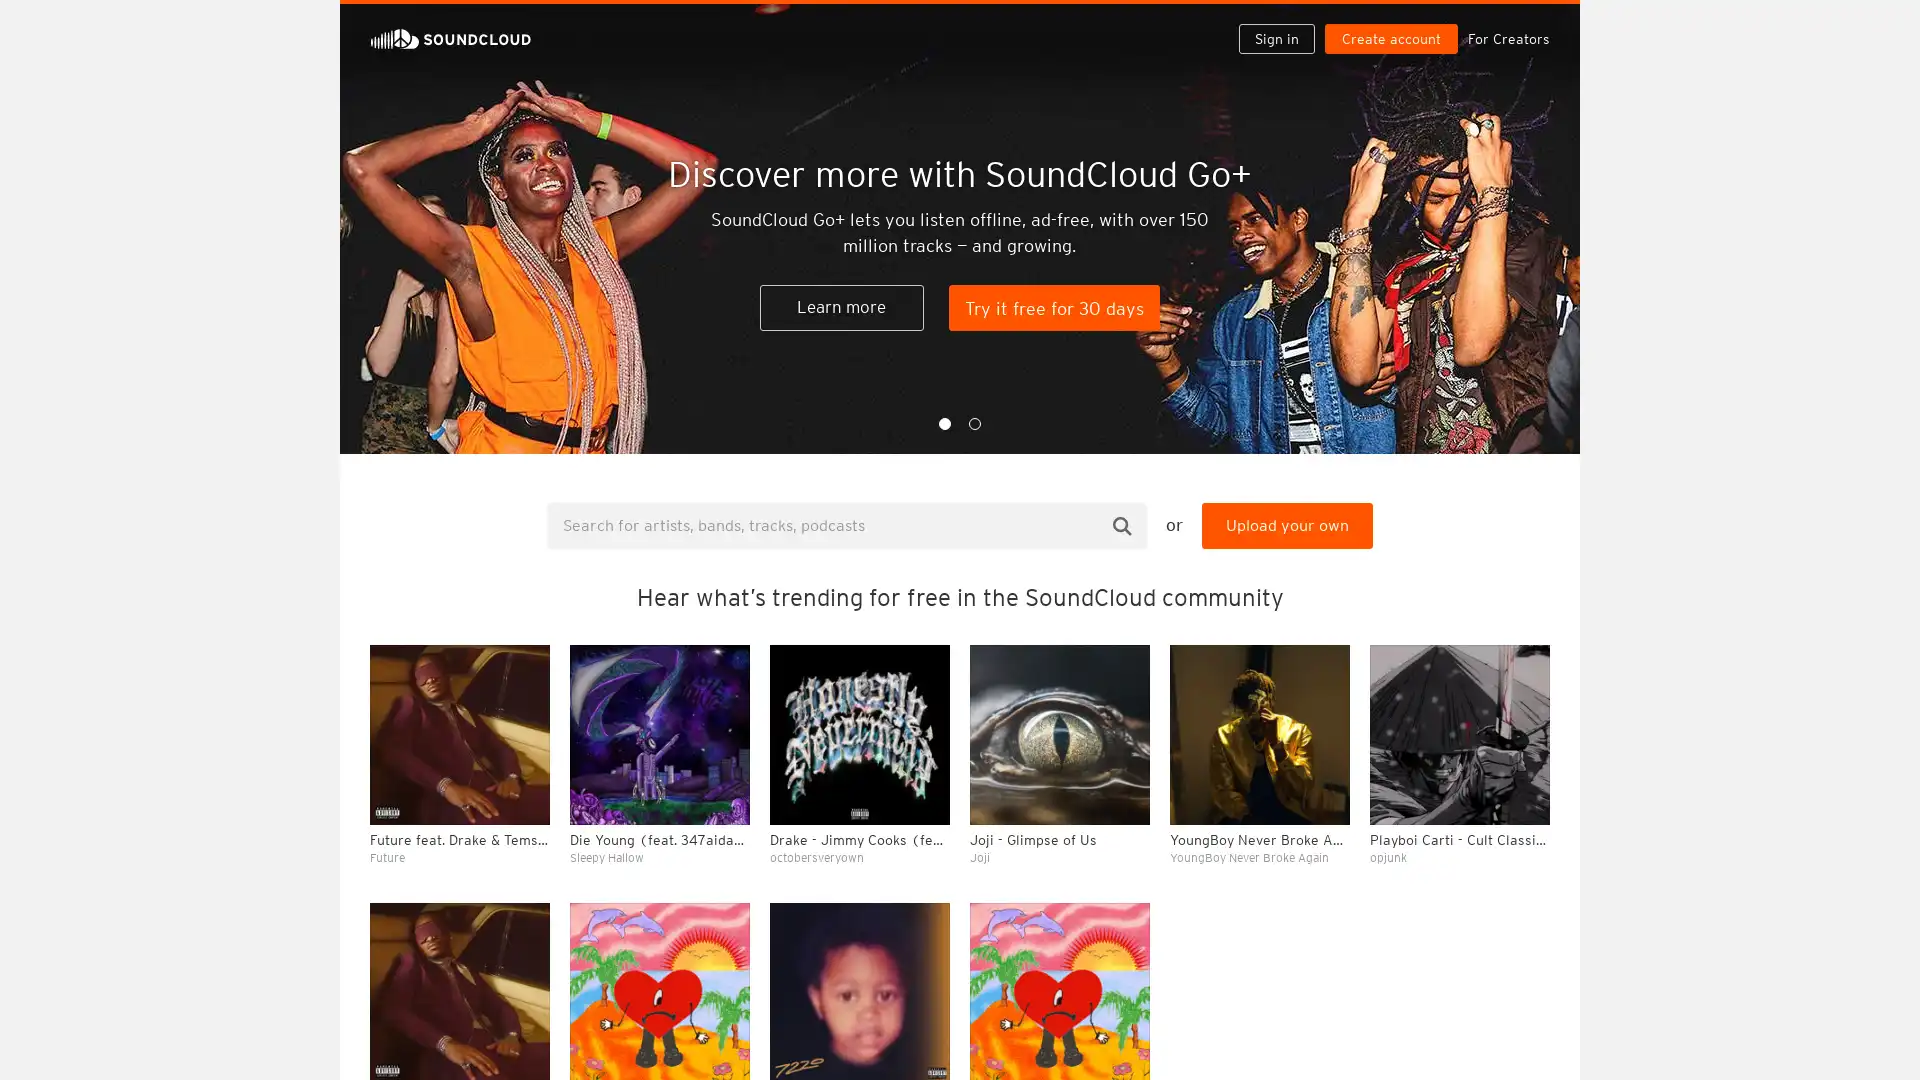  What do you see at coordinates (1536, 546) in the screenshot?
I see `Hide queue` at bounding box center [1536, 546].